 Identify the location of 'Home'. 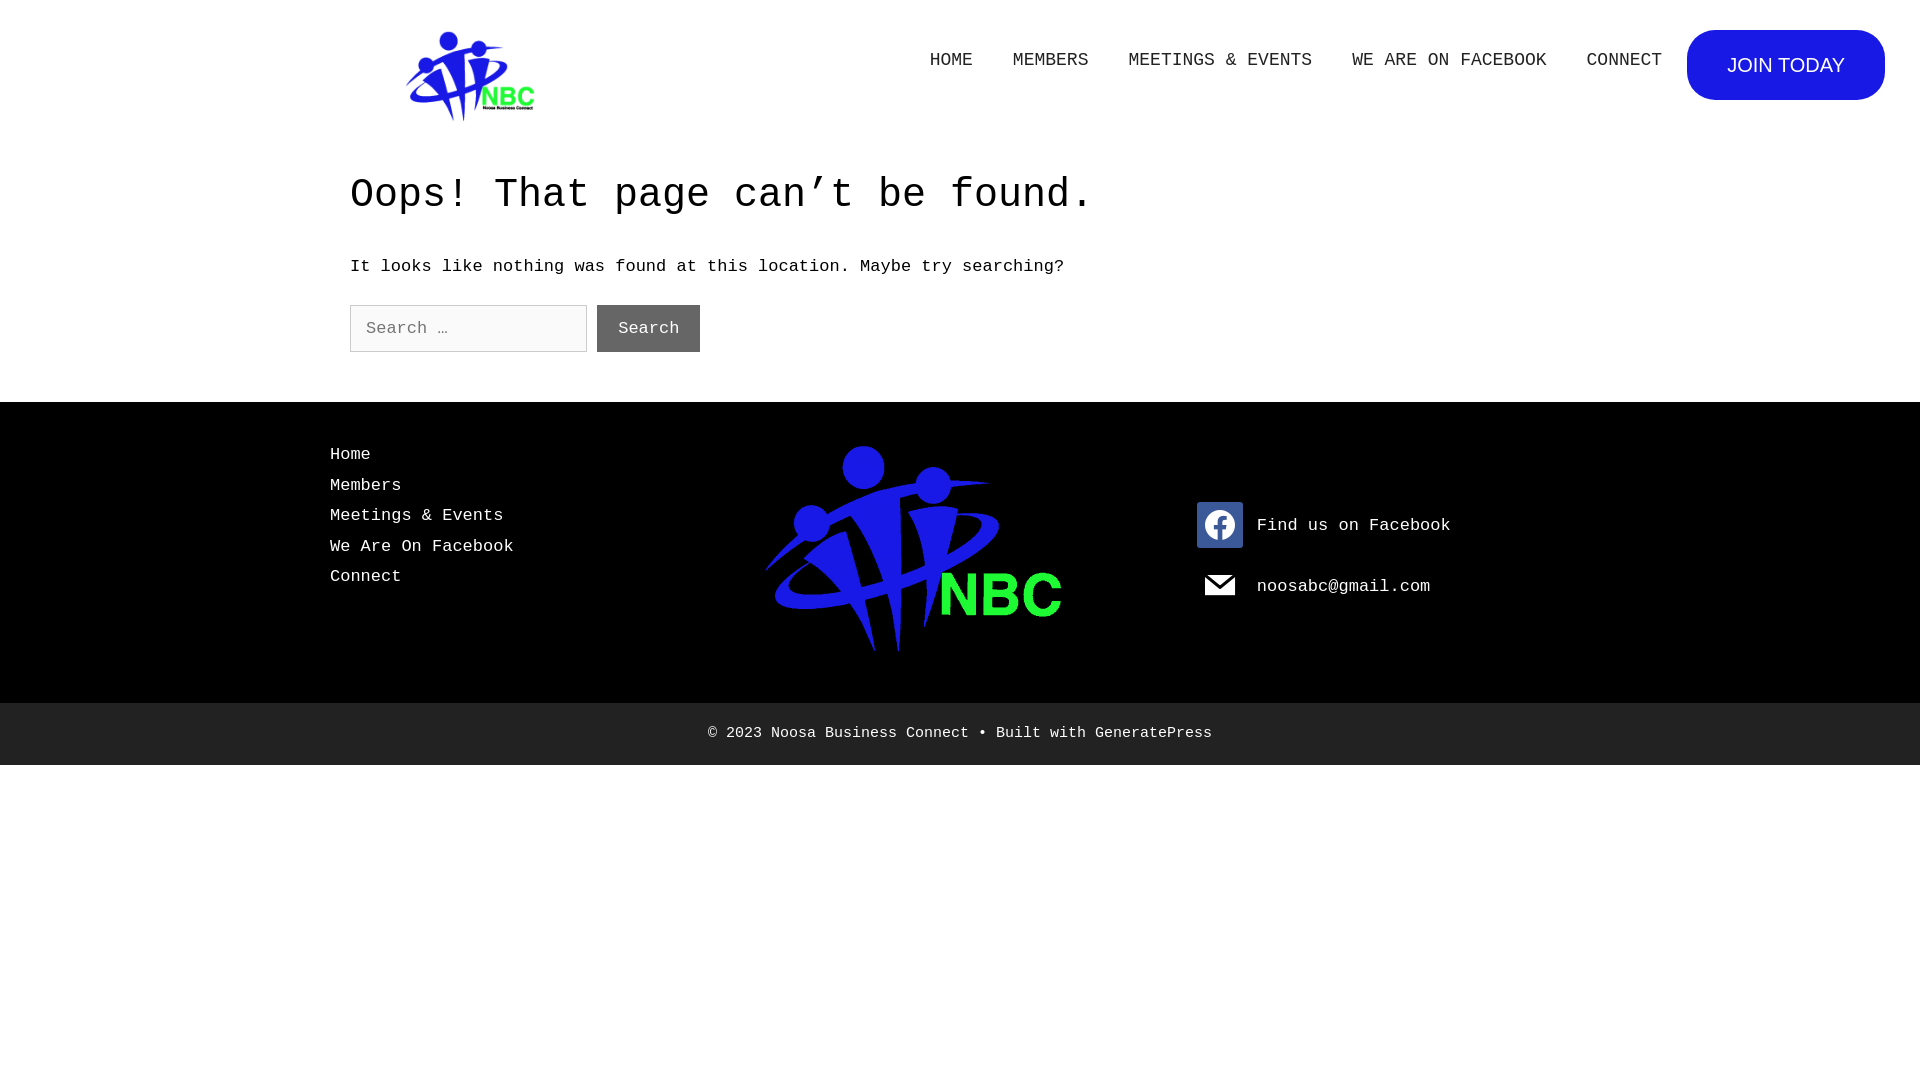
(330, 454).